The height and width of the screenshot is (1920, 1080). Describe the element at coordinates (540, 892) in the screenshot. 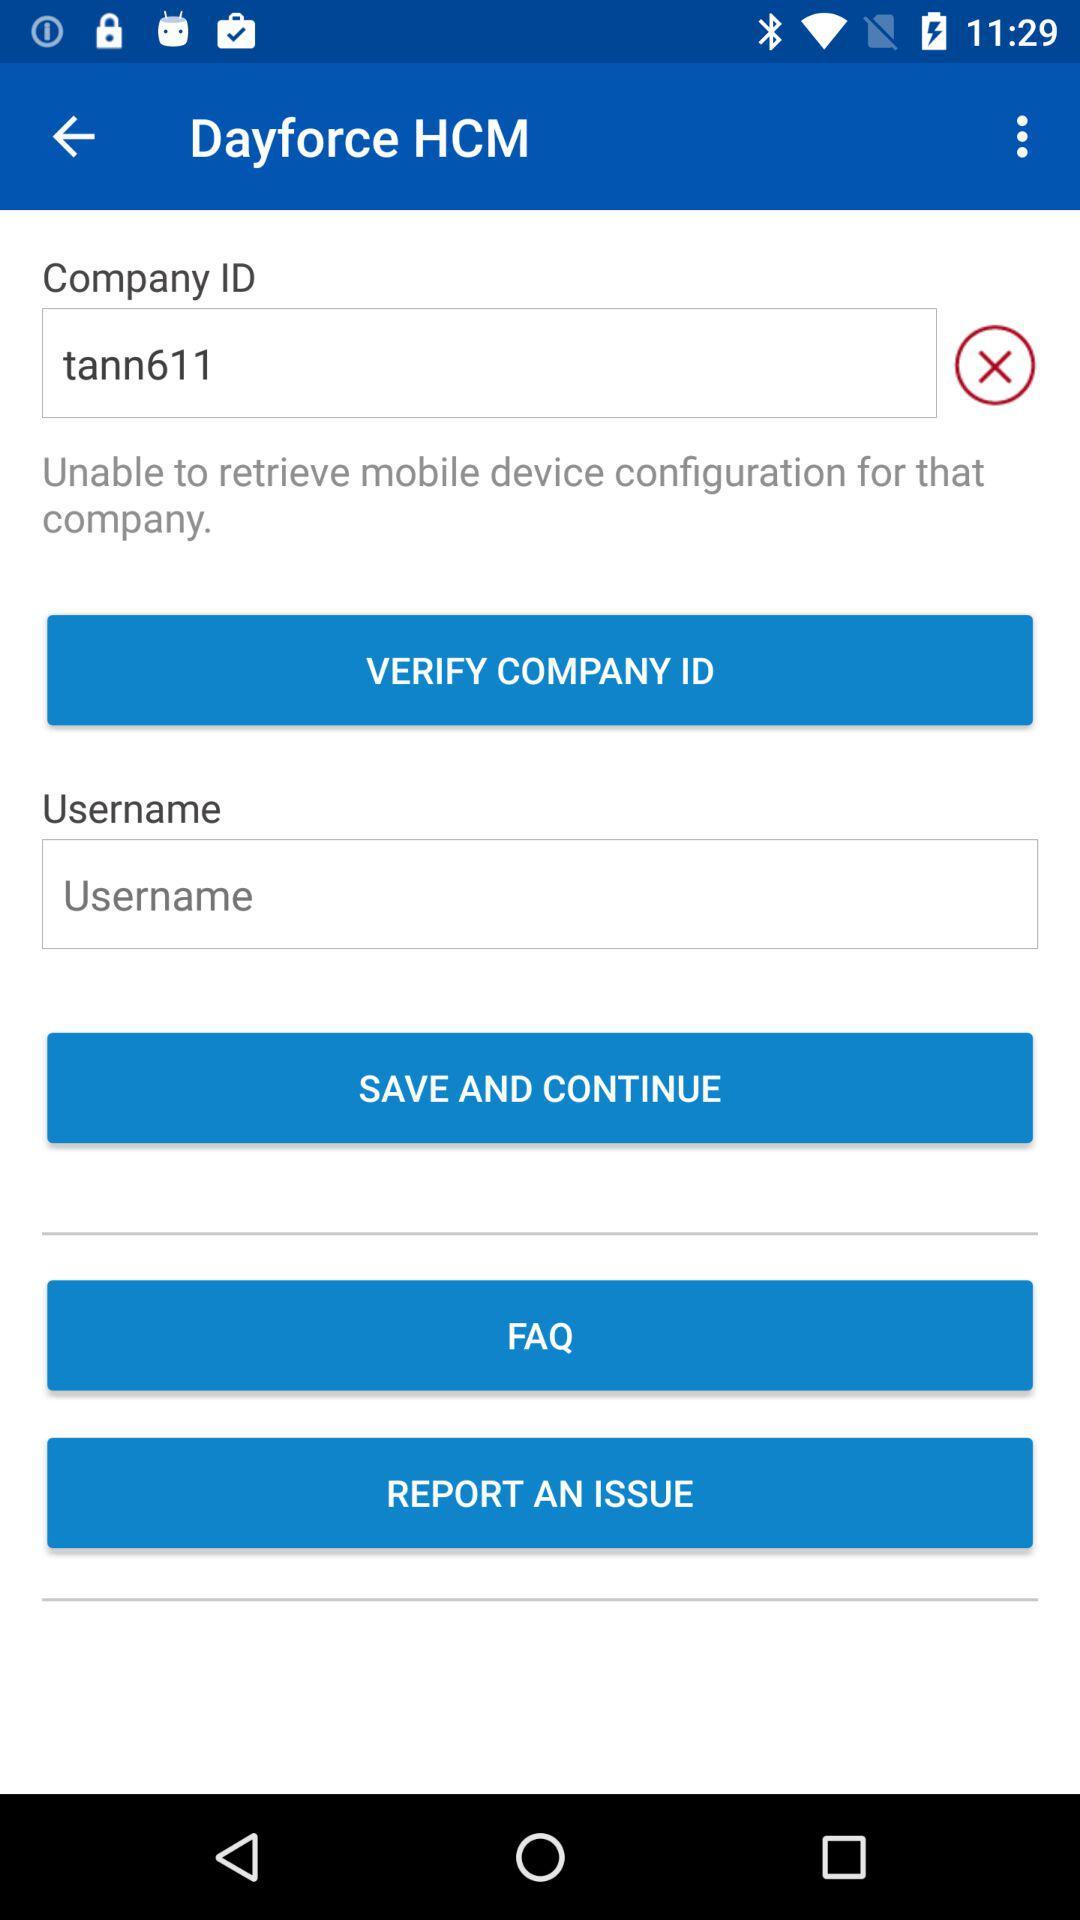

I see `type username` at that location.